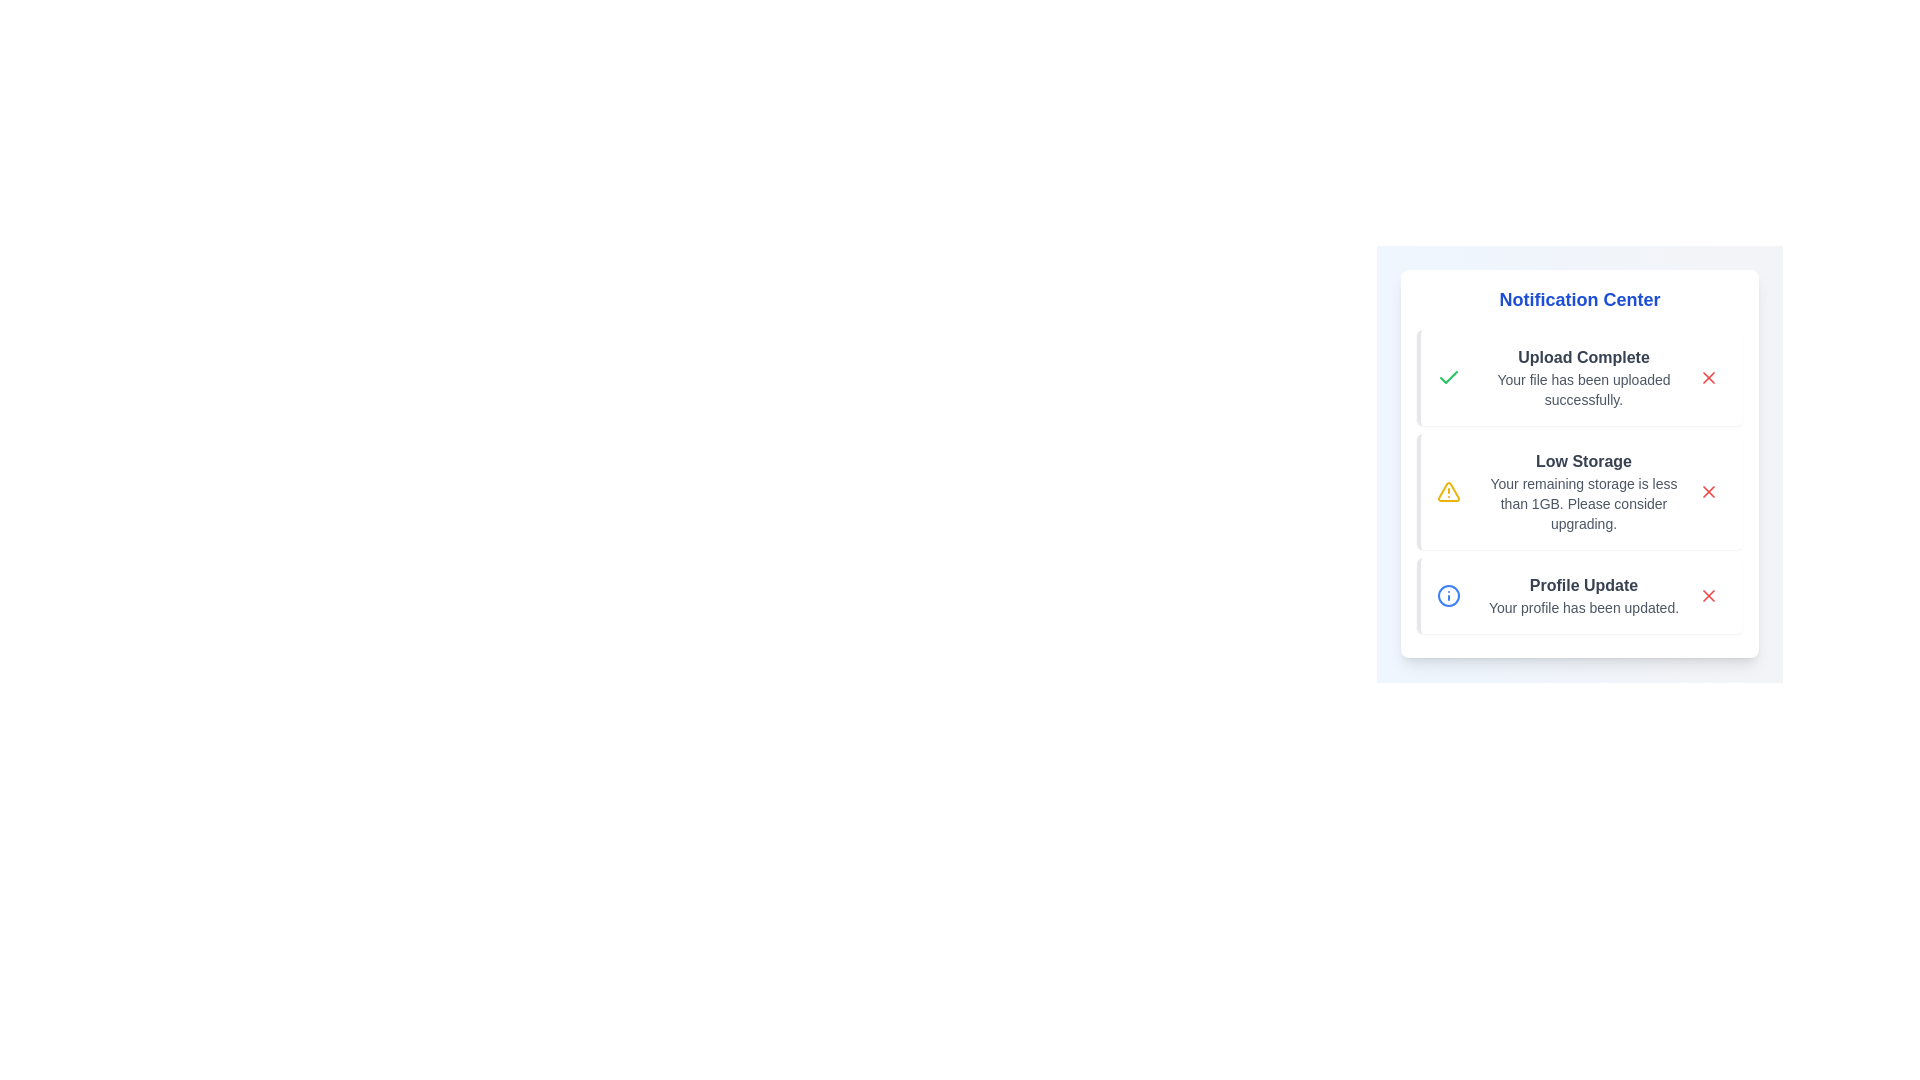  Describe the element at coordinates (1707, 492) in the screenshot. I see `the interactive button styled as an icon located within the 'Low Storage' notification card` at that location.